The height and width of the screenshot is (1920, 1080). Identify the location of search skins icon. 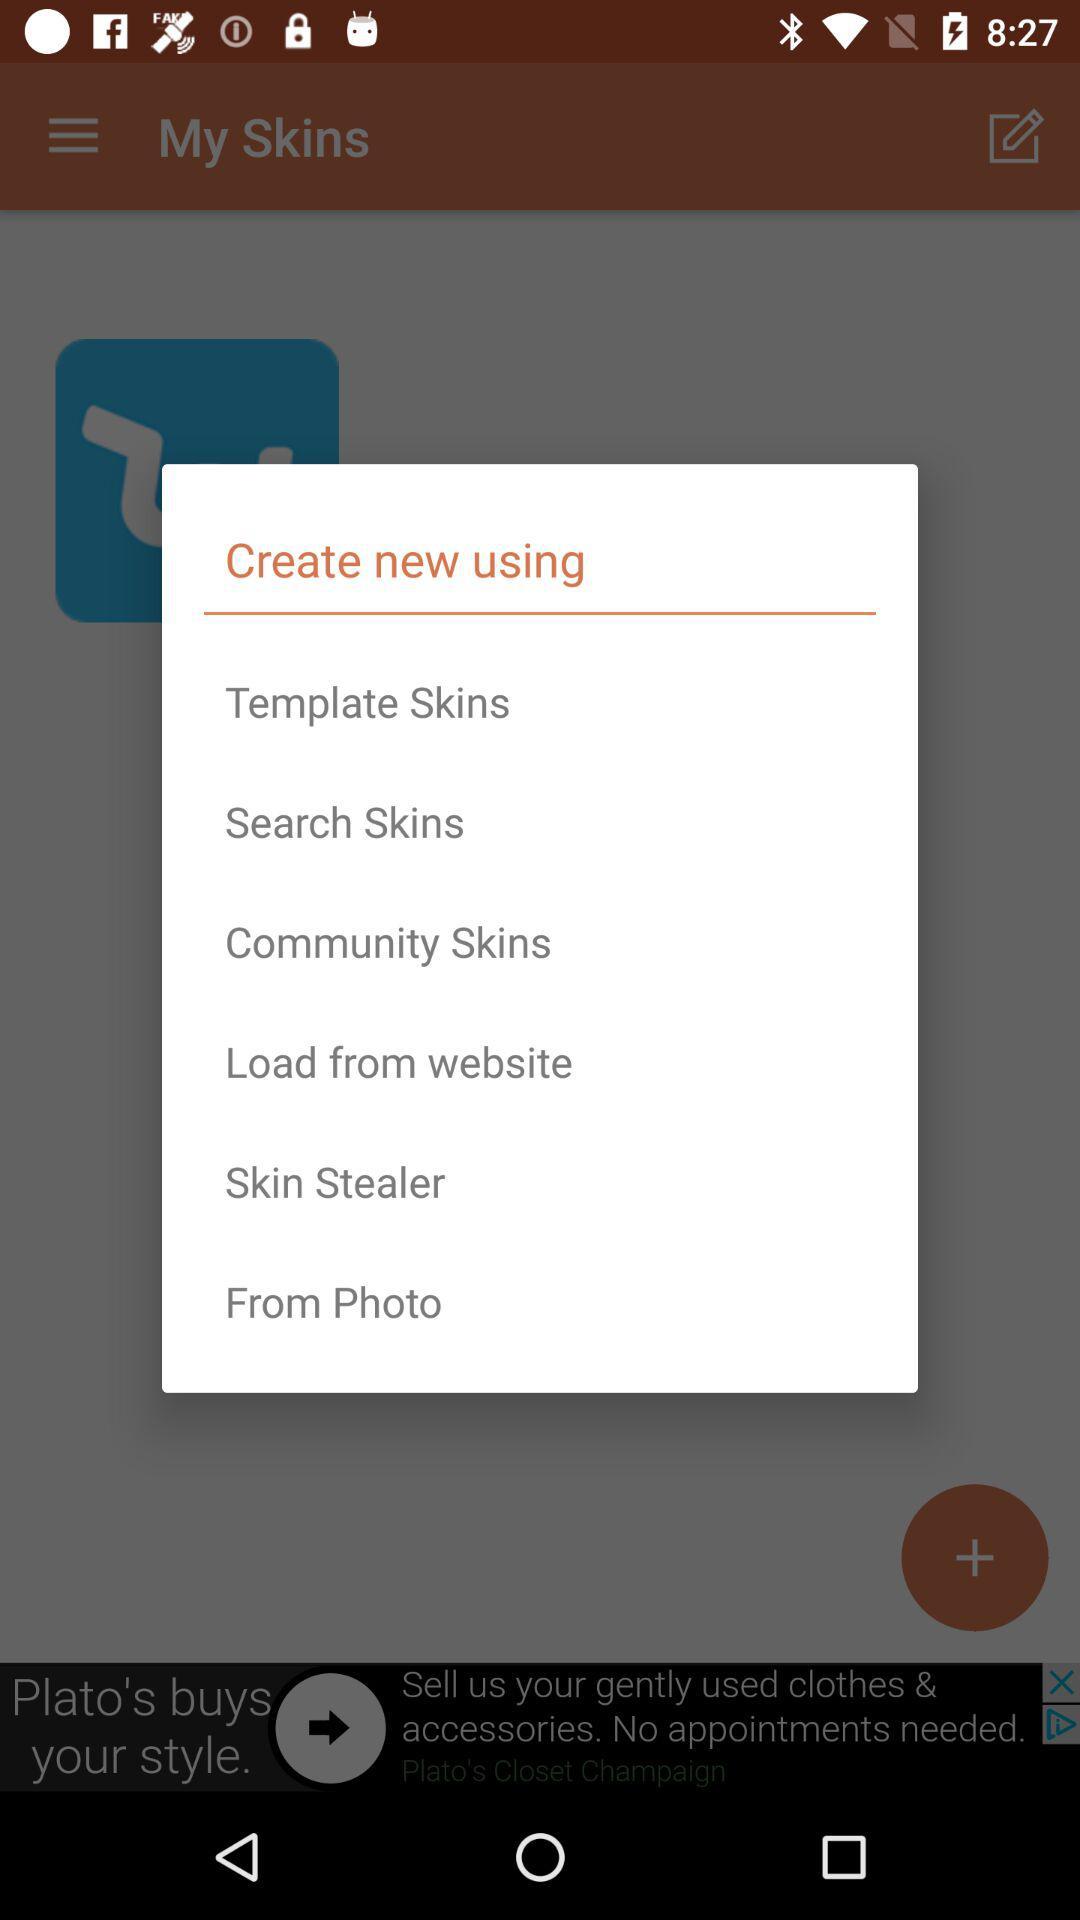
(540, 821).